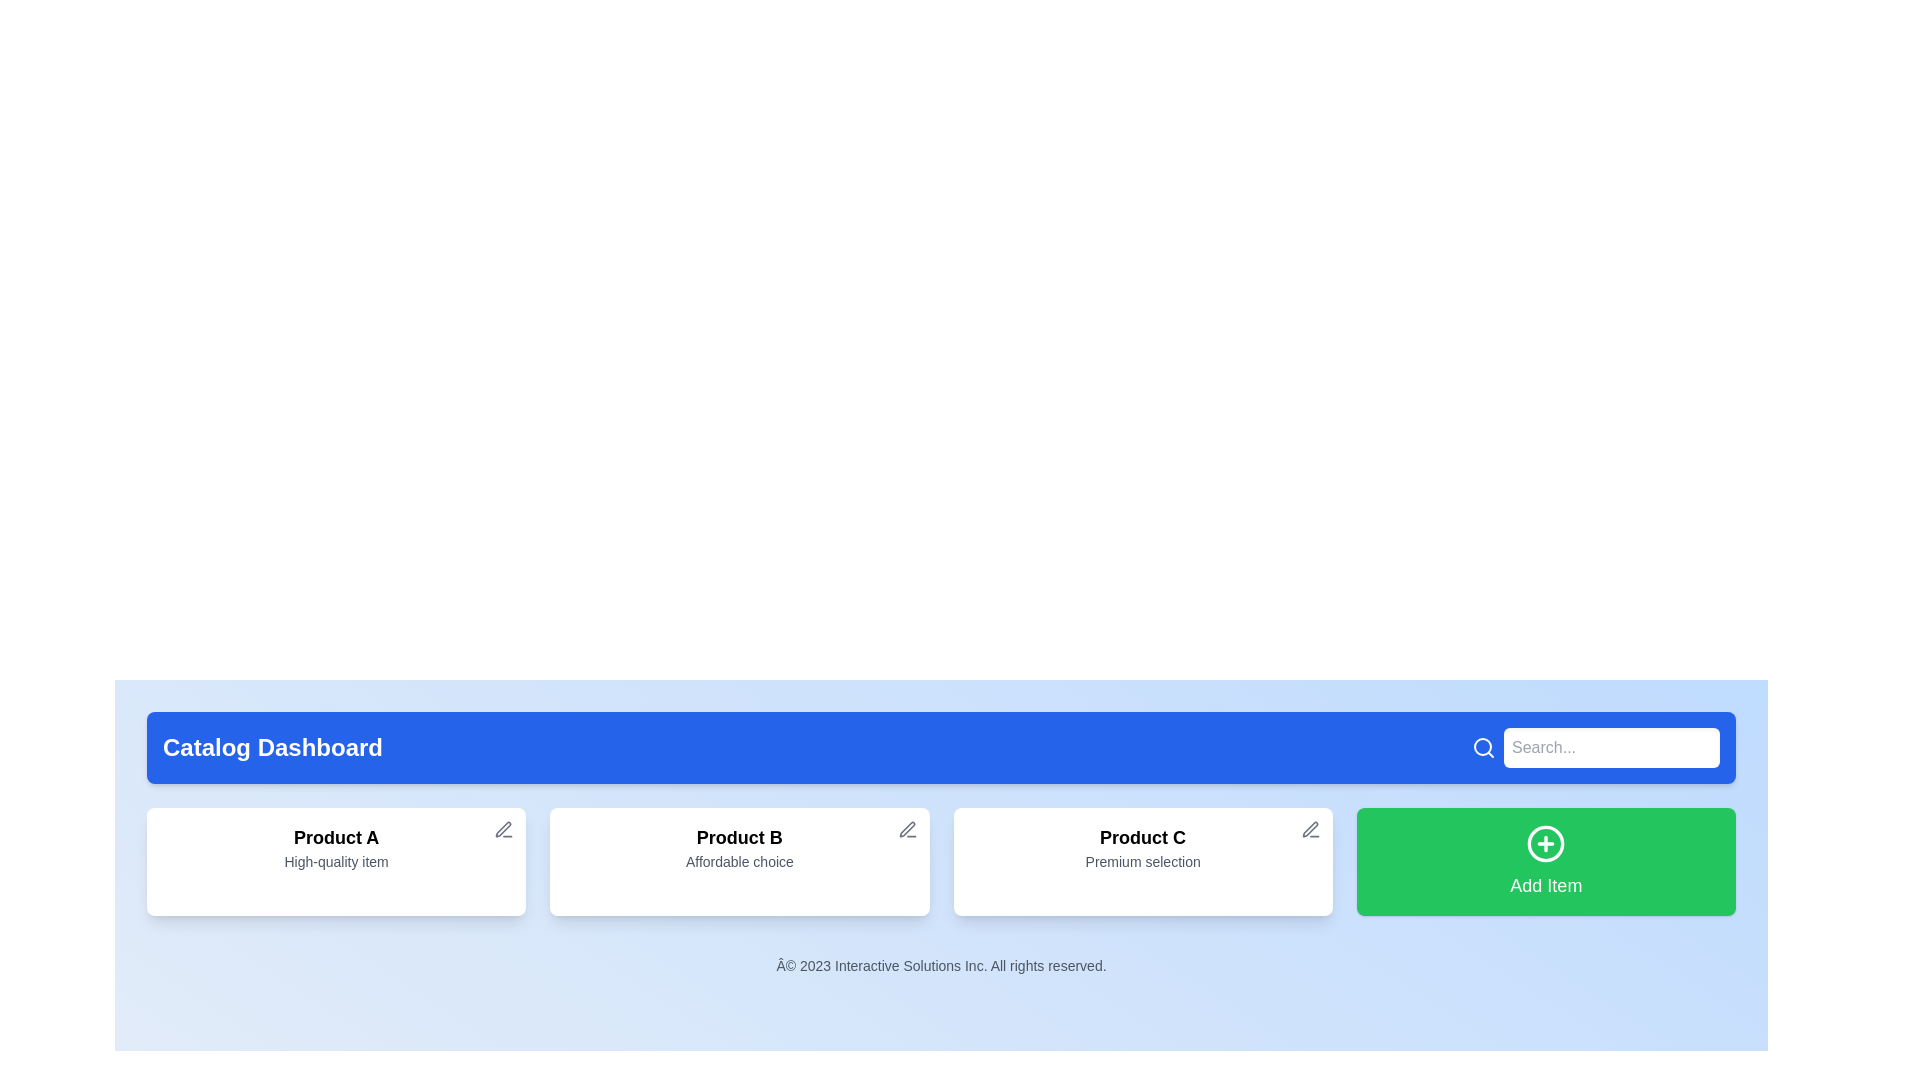 This screenshot has height=1080, width=1920. What do you see at coordinates (1545, 885) in the screenshot?
I see `the 'Add Item' text label located inside the green button at the bottom right corner of the interface` at bounding box center [1545, 885].